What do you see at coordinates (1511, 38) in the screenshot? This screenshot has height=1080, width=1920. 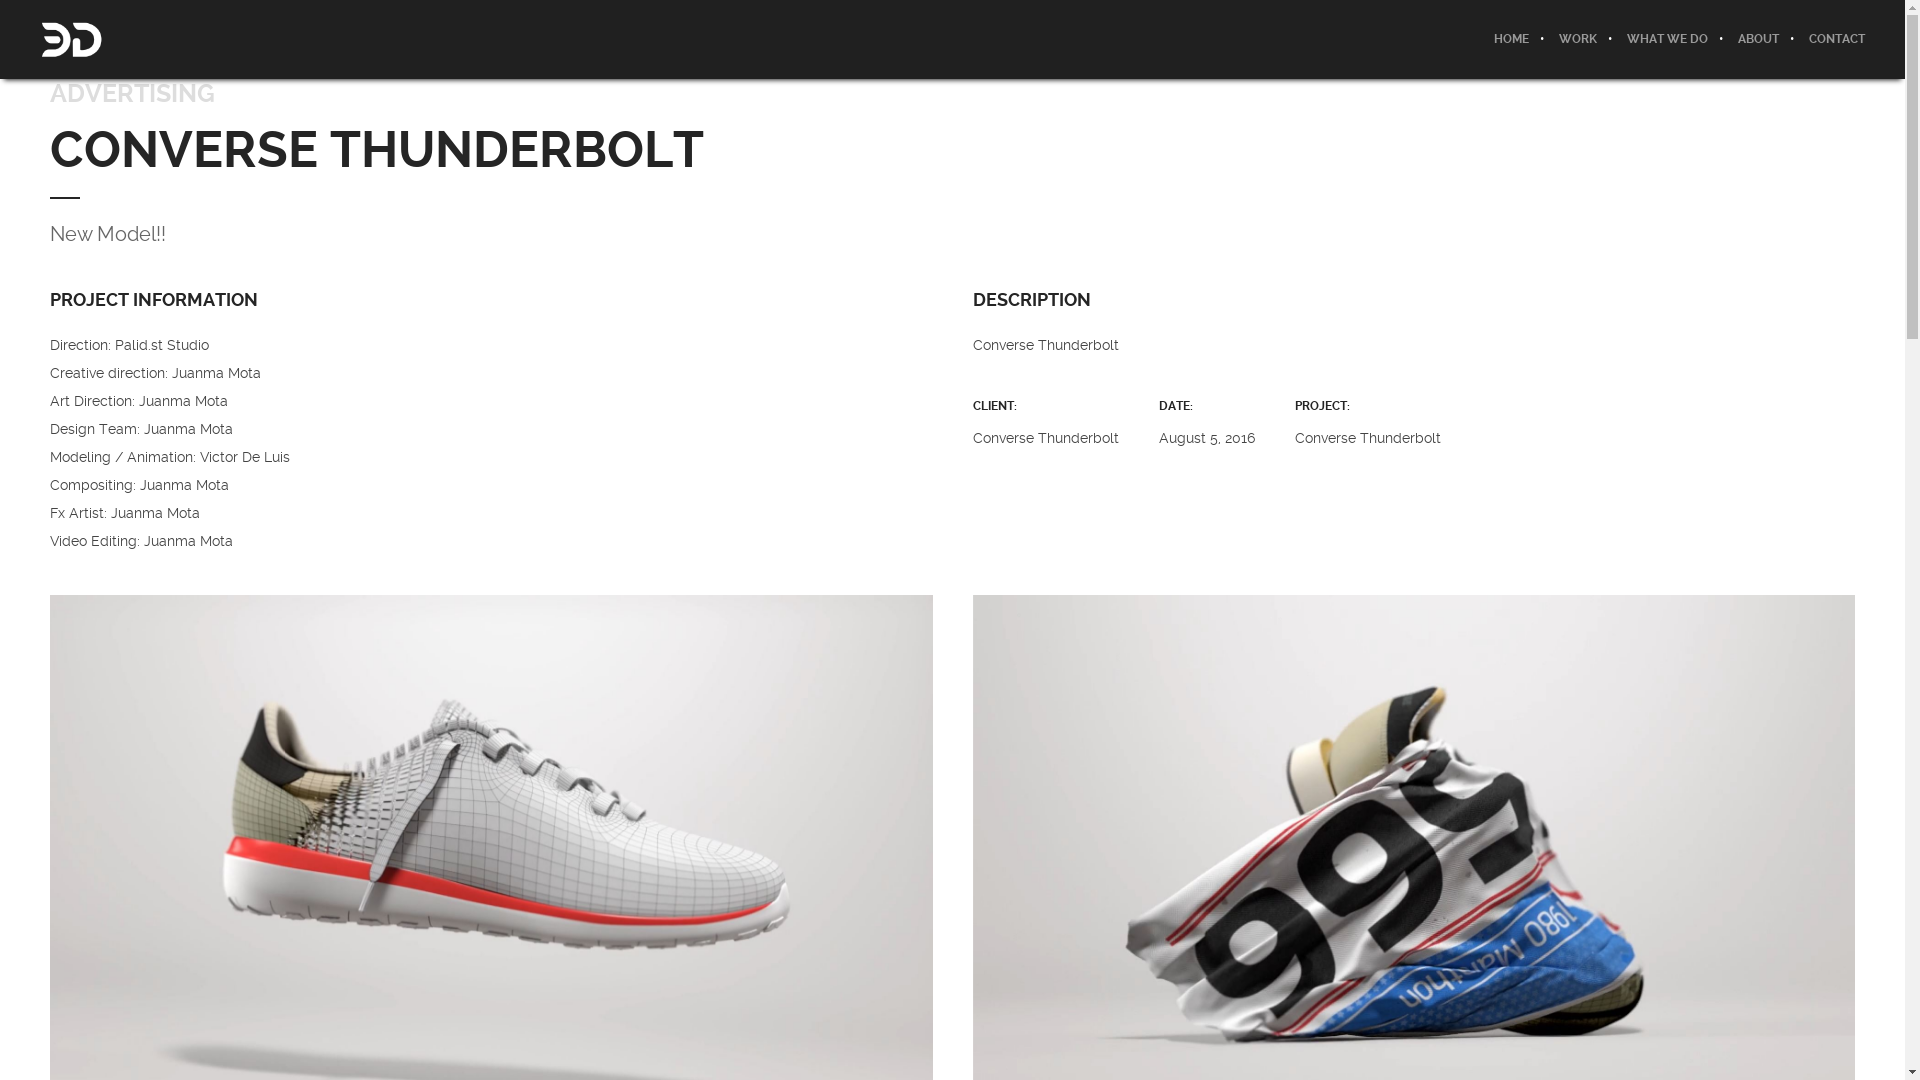 I see `'HOME'` at bounding box center [1511, 38].